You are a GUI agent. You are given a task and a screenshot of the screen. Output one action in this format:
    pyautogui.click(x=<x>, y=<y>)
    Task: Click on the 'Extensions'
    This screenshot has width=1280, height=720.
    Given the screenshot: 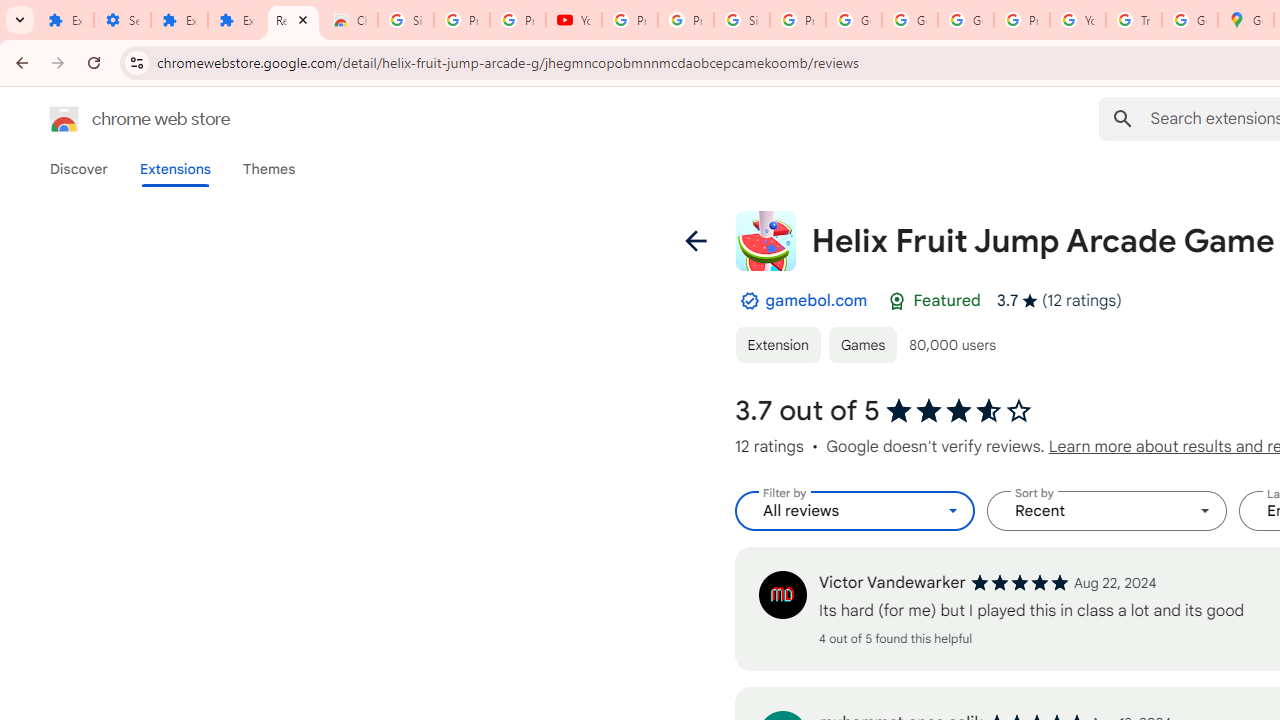 What is the action you would take?
    pyautogui.click(x=174, y=168)
    